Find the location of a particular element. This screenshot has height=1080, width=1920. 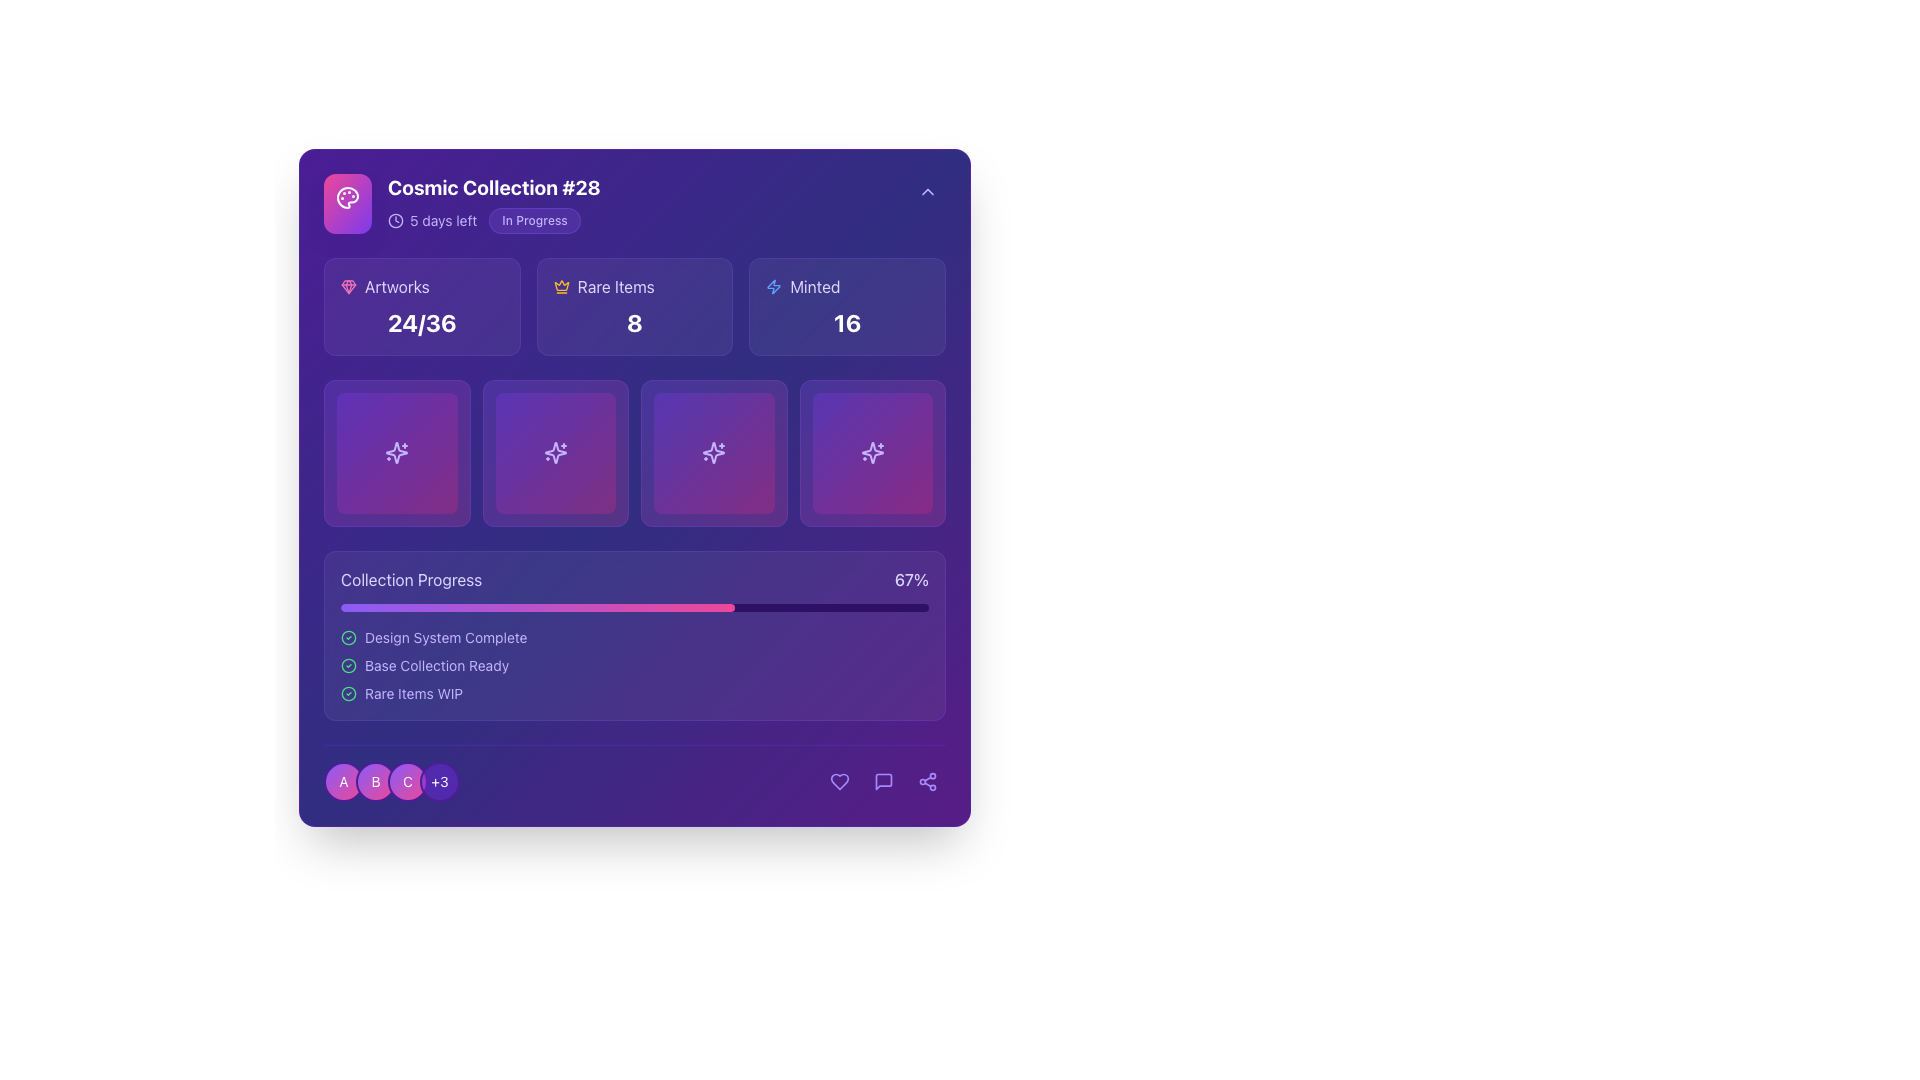

text label displaying the status description for 'Rare Items WIP' progress in the 'Collection Progress' section, which is the third item in the vertical list is located at coordinates (413, 692).